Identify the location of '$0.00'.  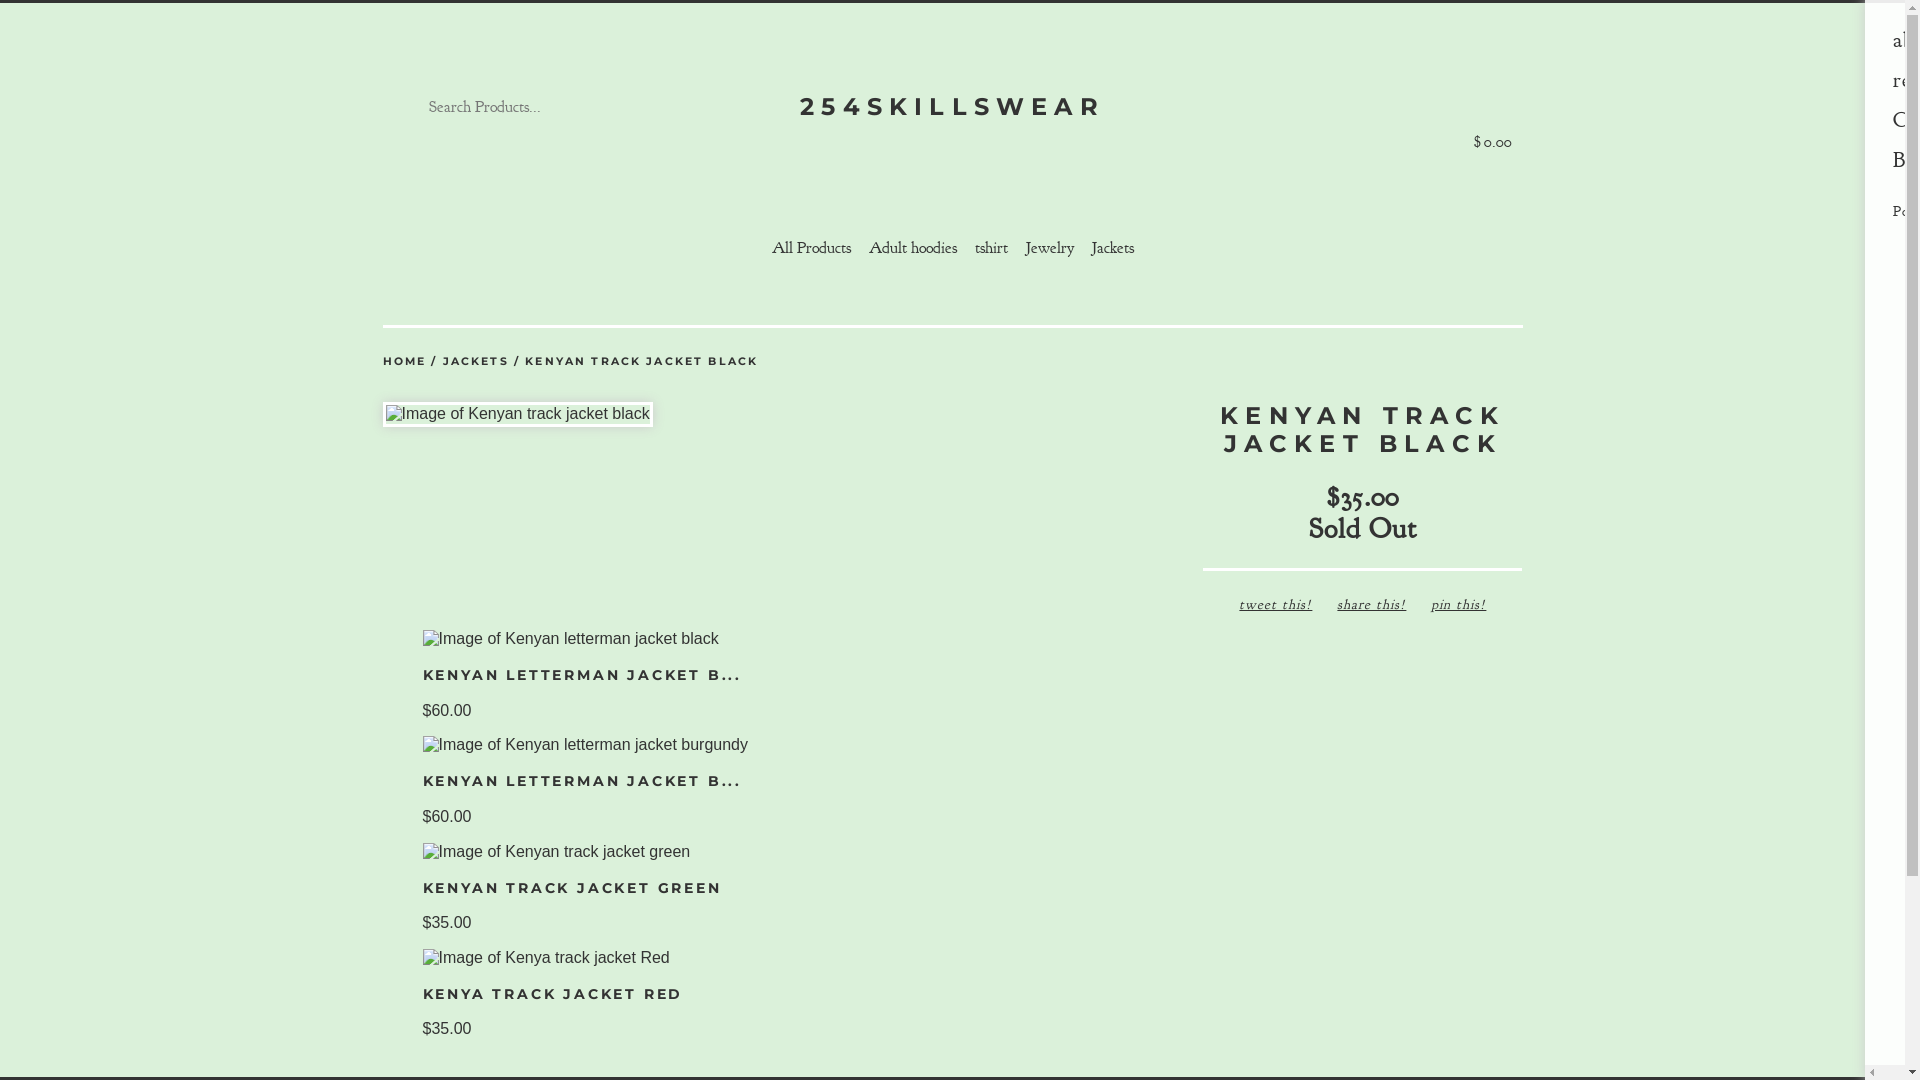
(1492, 107).